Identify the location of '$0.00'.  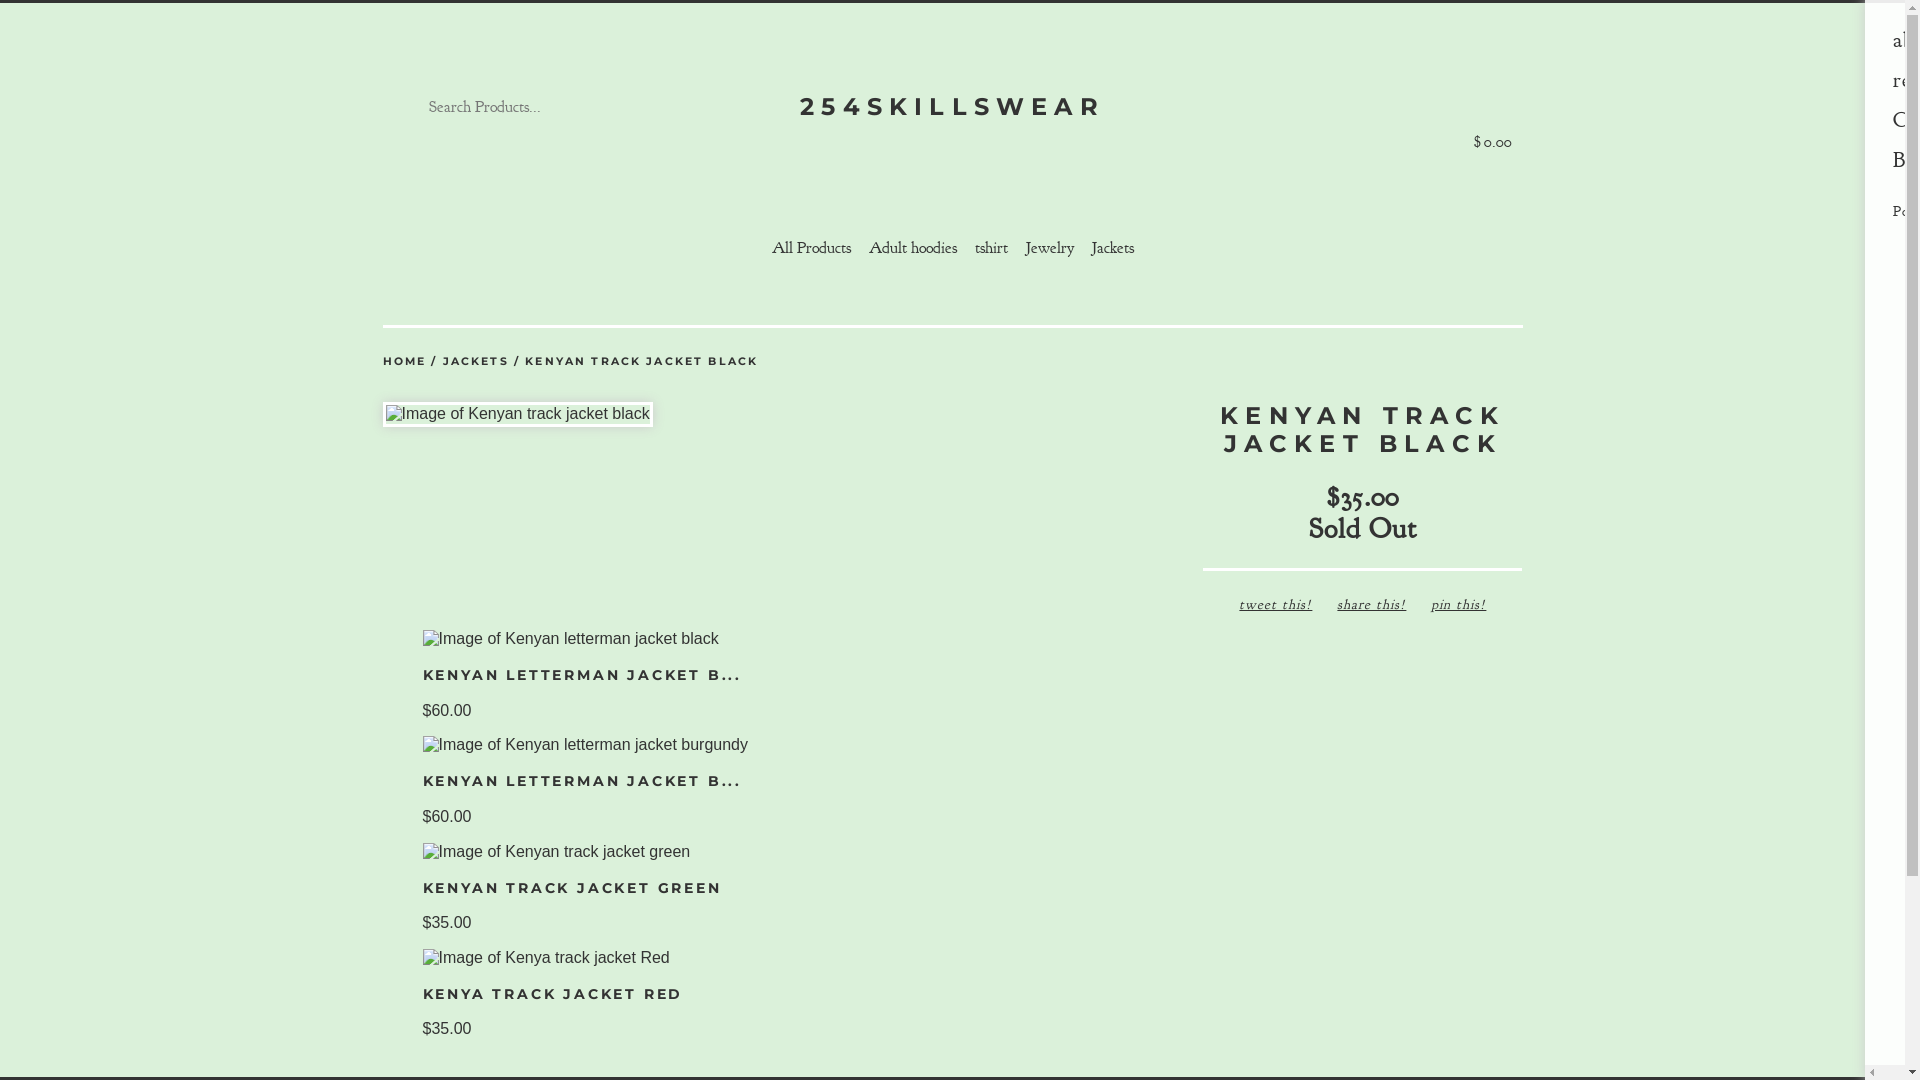
(1492, 107).